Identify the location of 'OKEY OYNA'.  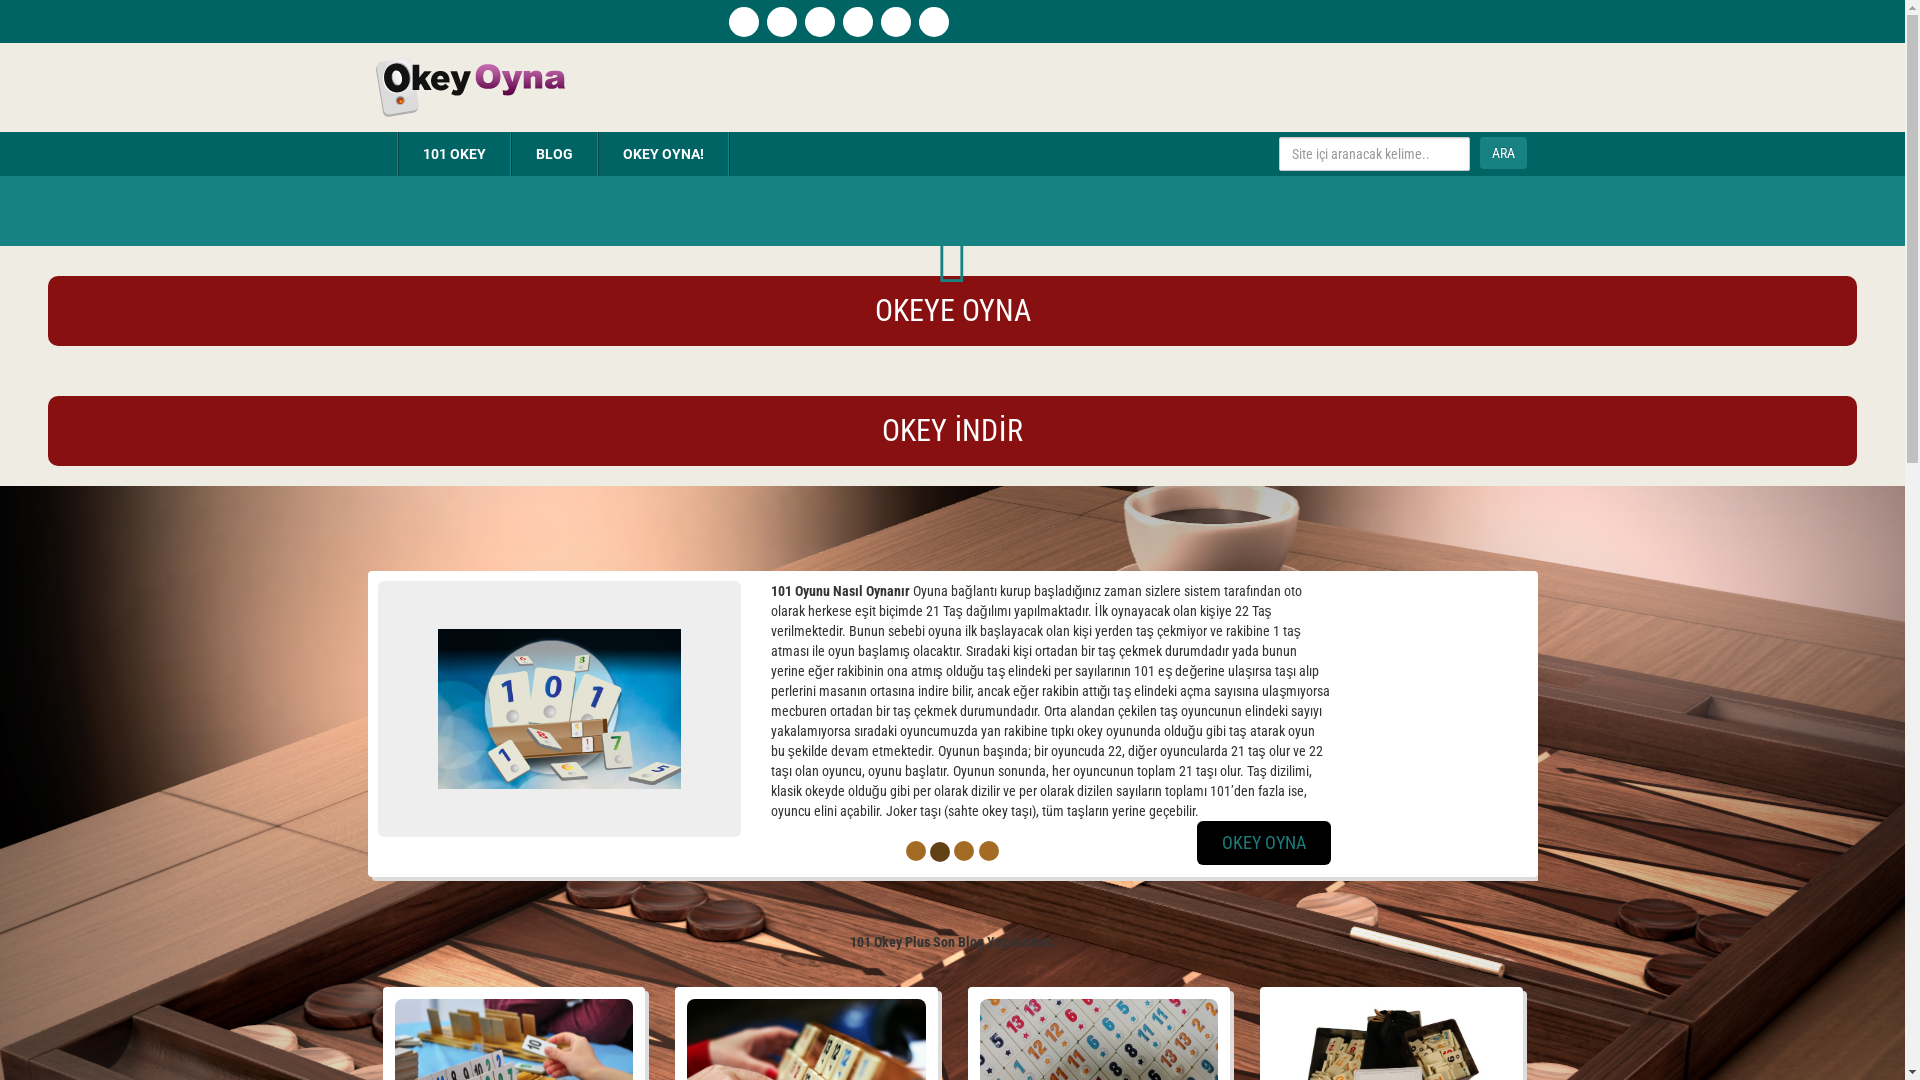
(1348, 843).